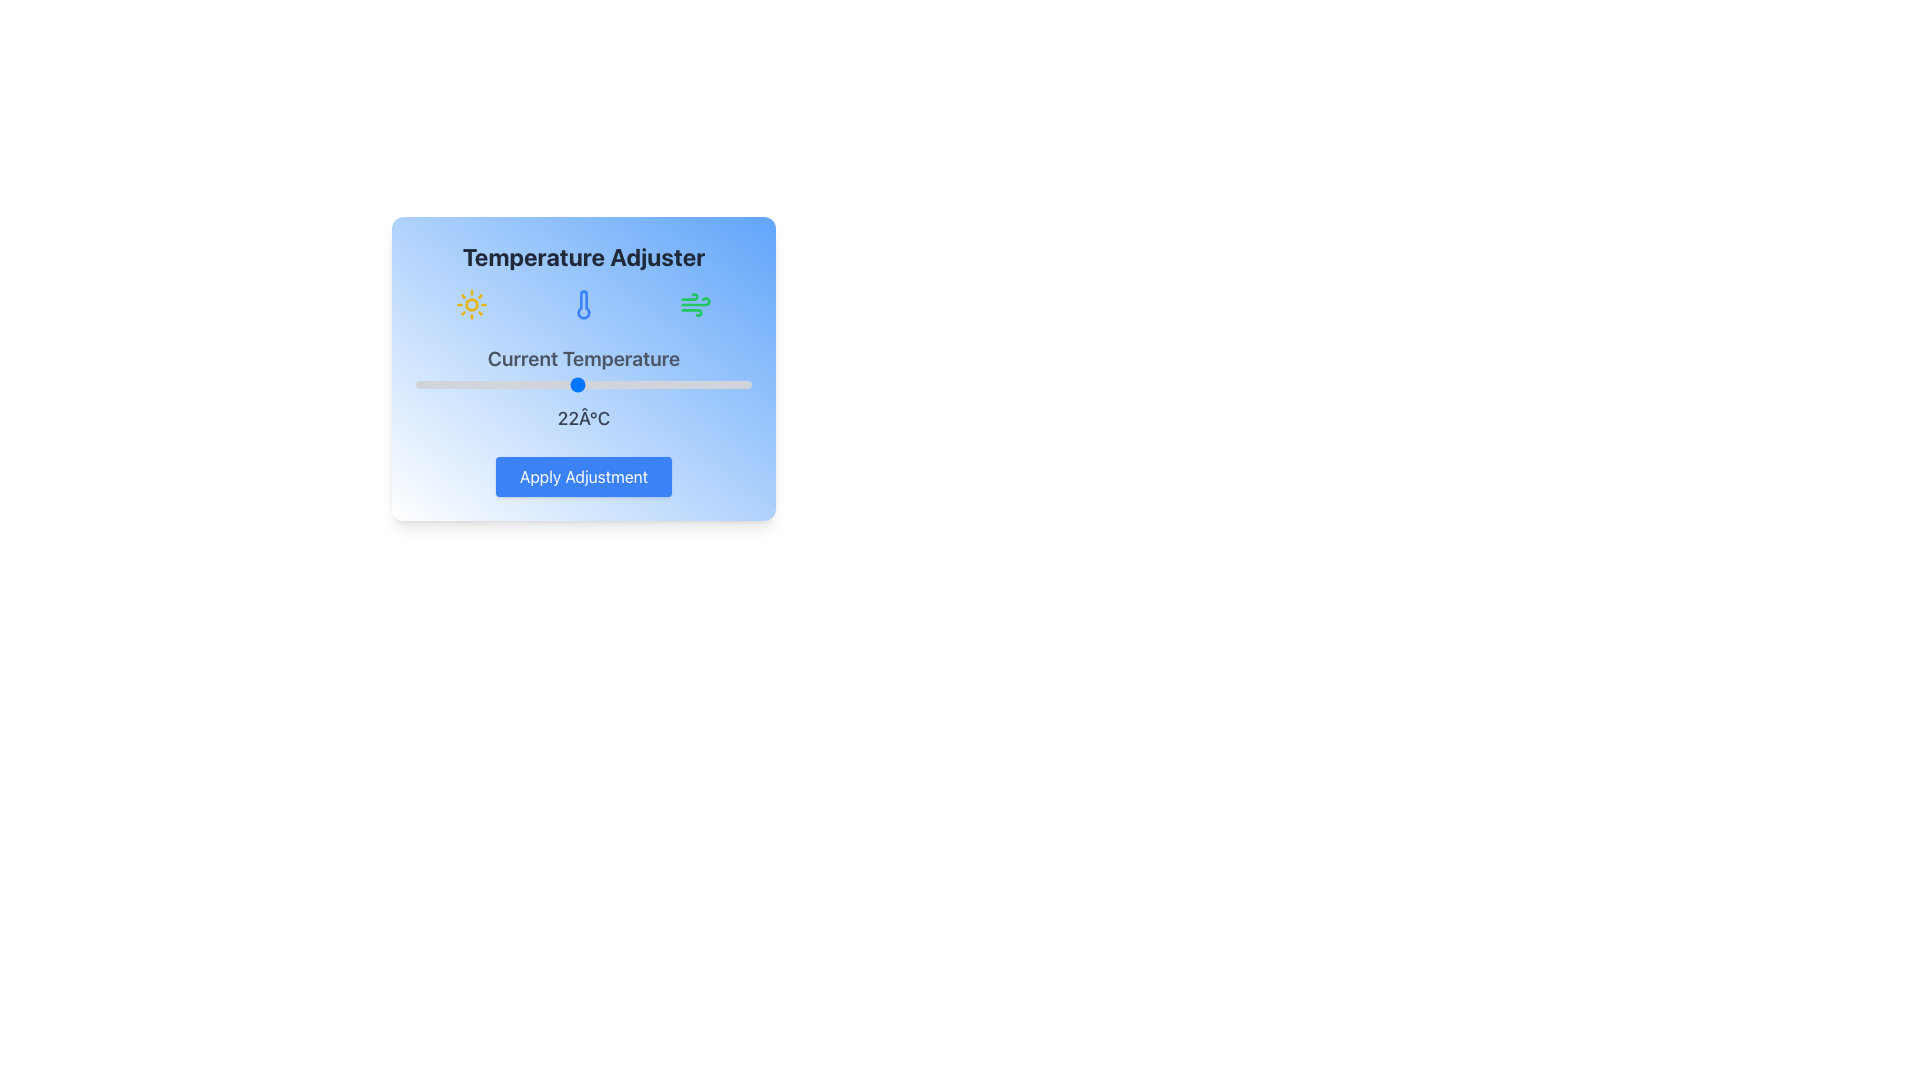 The image size is (1920, 1080). I want to click on the temperature, so click(603, 385).